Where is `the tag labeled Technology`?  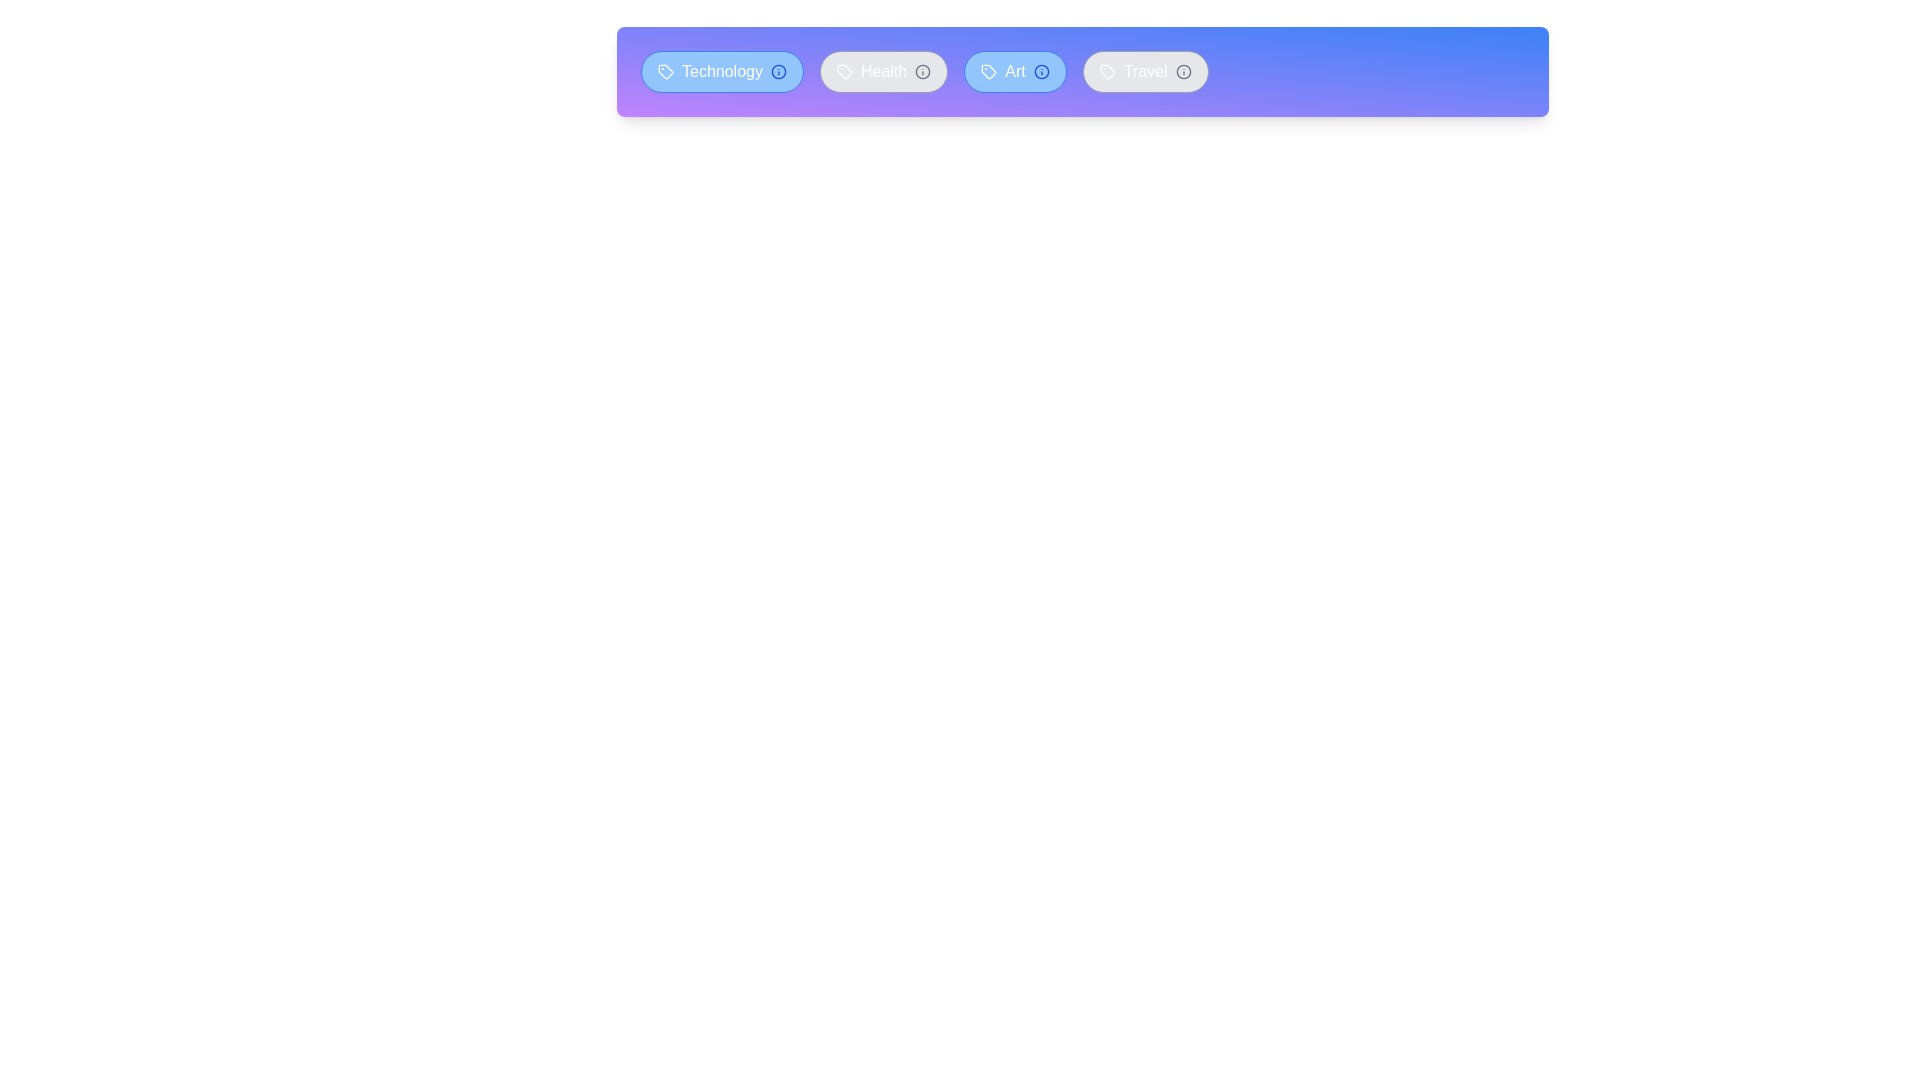 the tag labeled Technology is located at coordinates (720, 71).